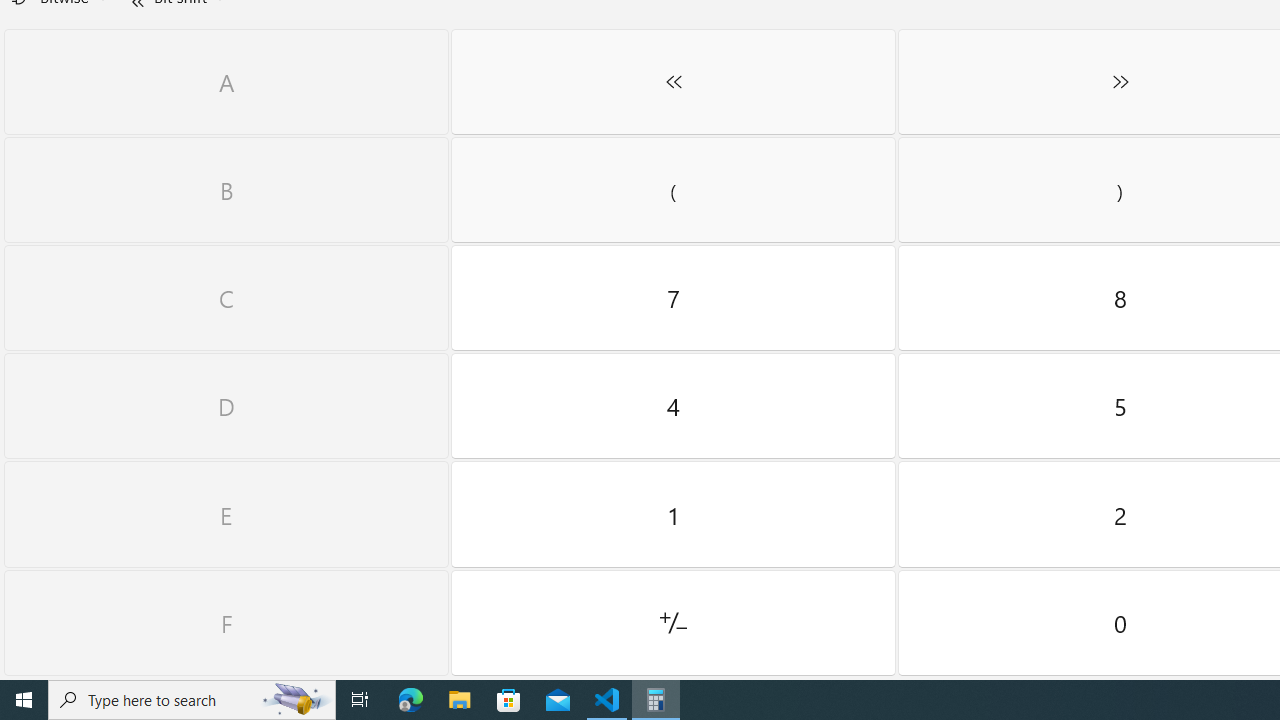 The width and height of the screenshot is (1280, 720). I want to click on 'Calculator - 1 running window', so click(656, 698).